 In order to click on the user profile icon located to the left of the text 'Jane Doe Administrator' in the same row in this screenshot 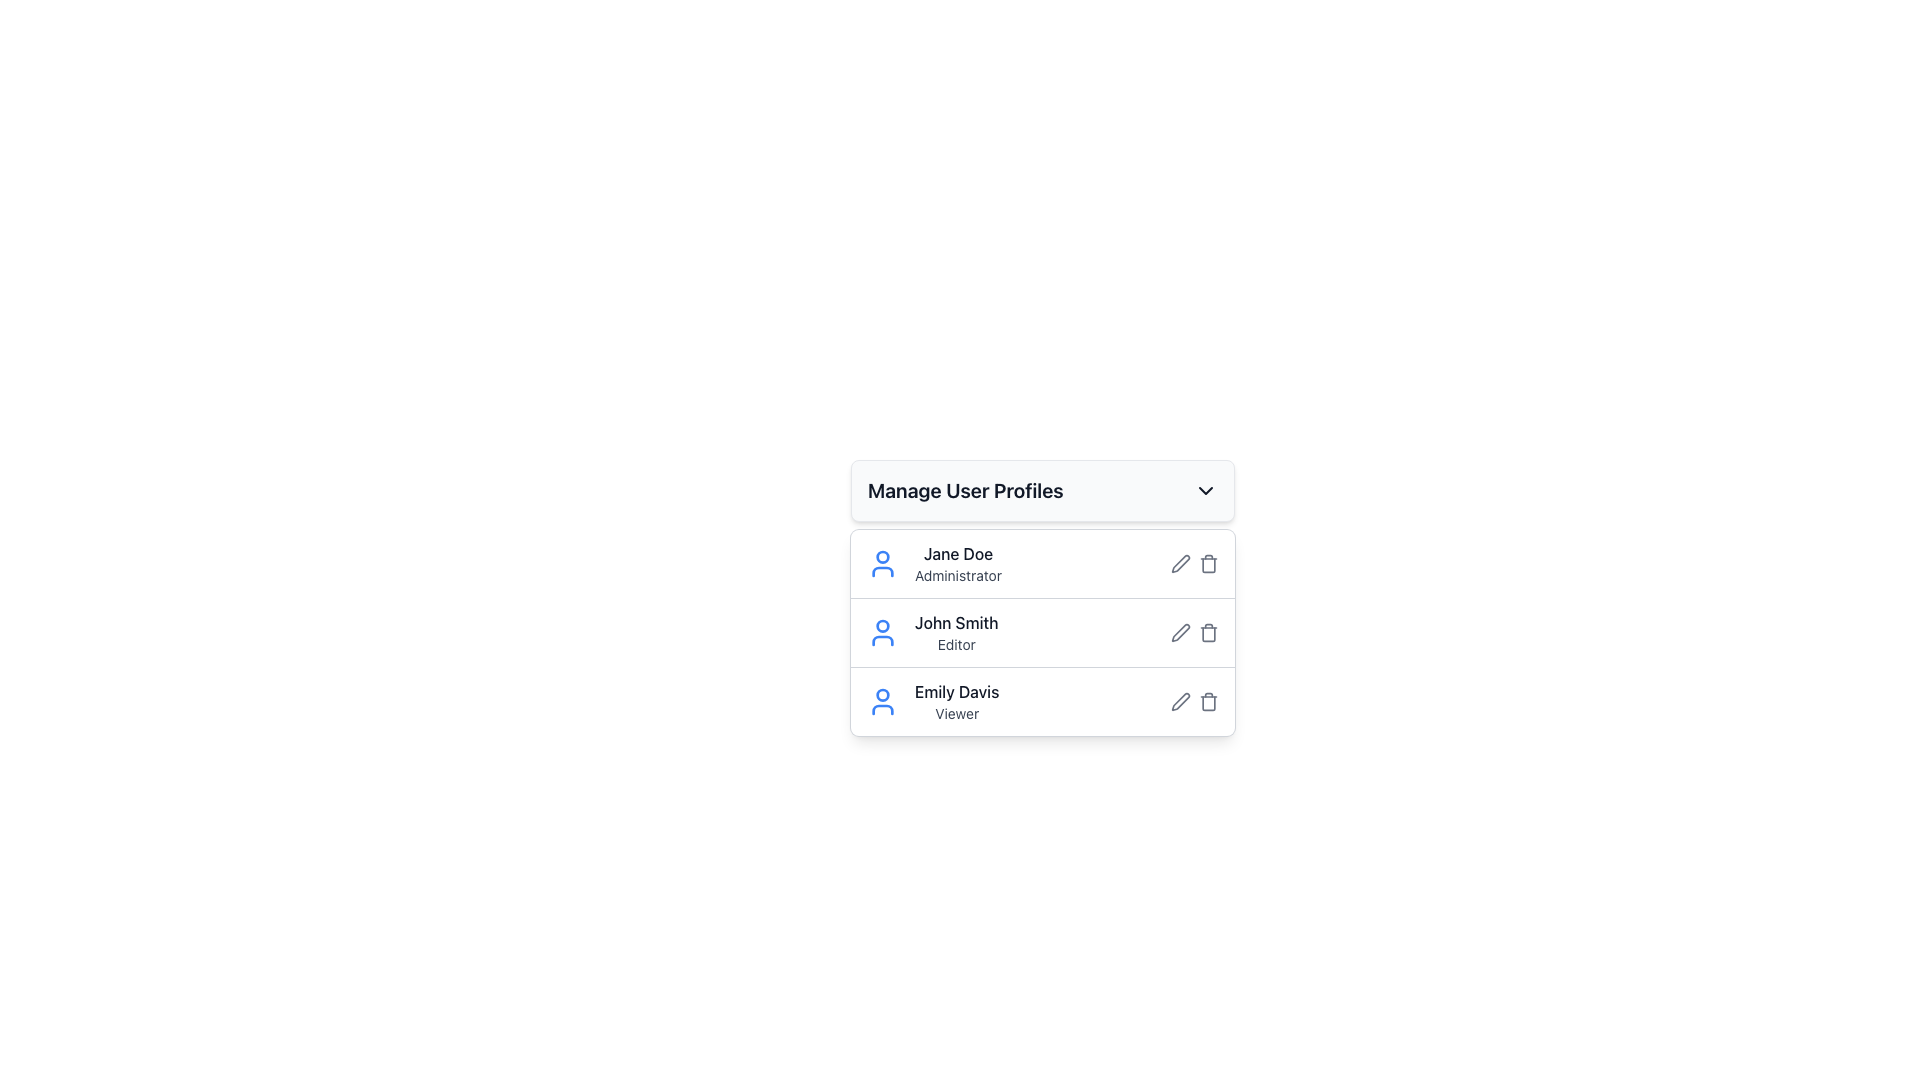, I will do `click(882, 563)`.